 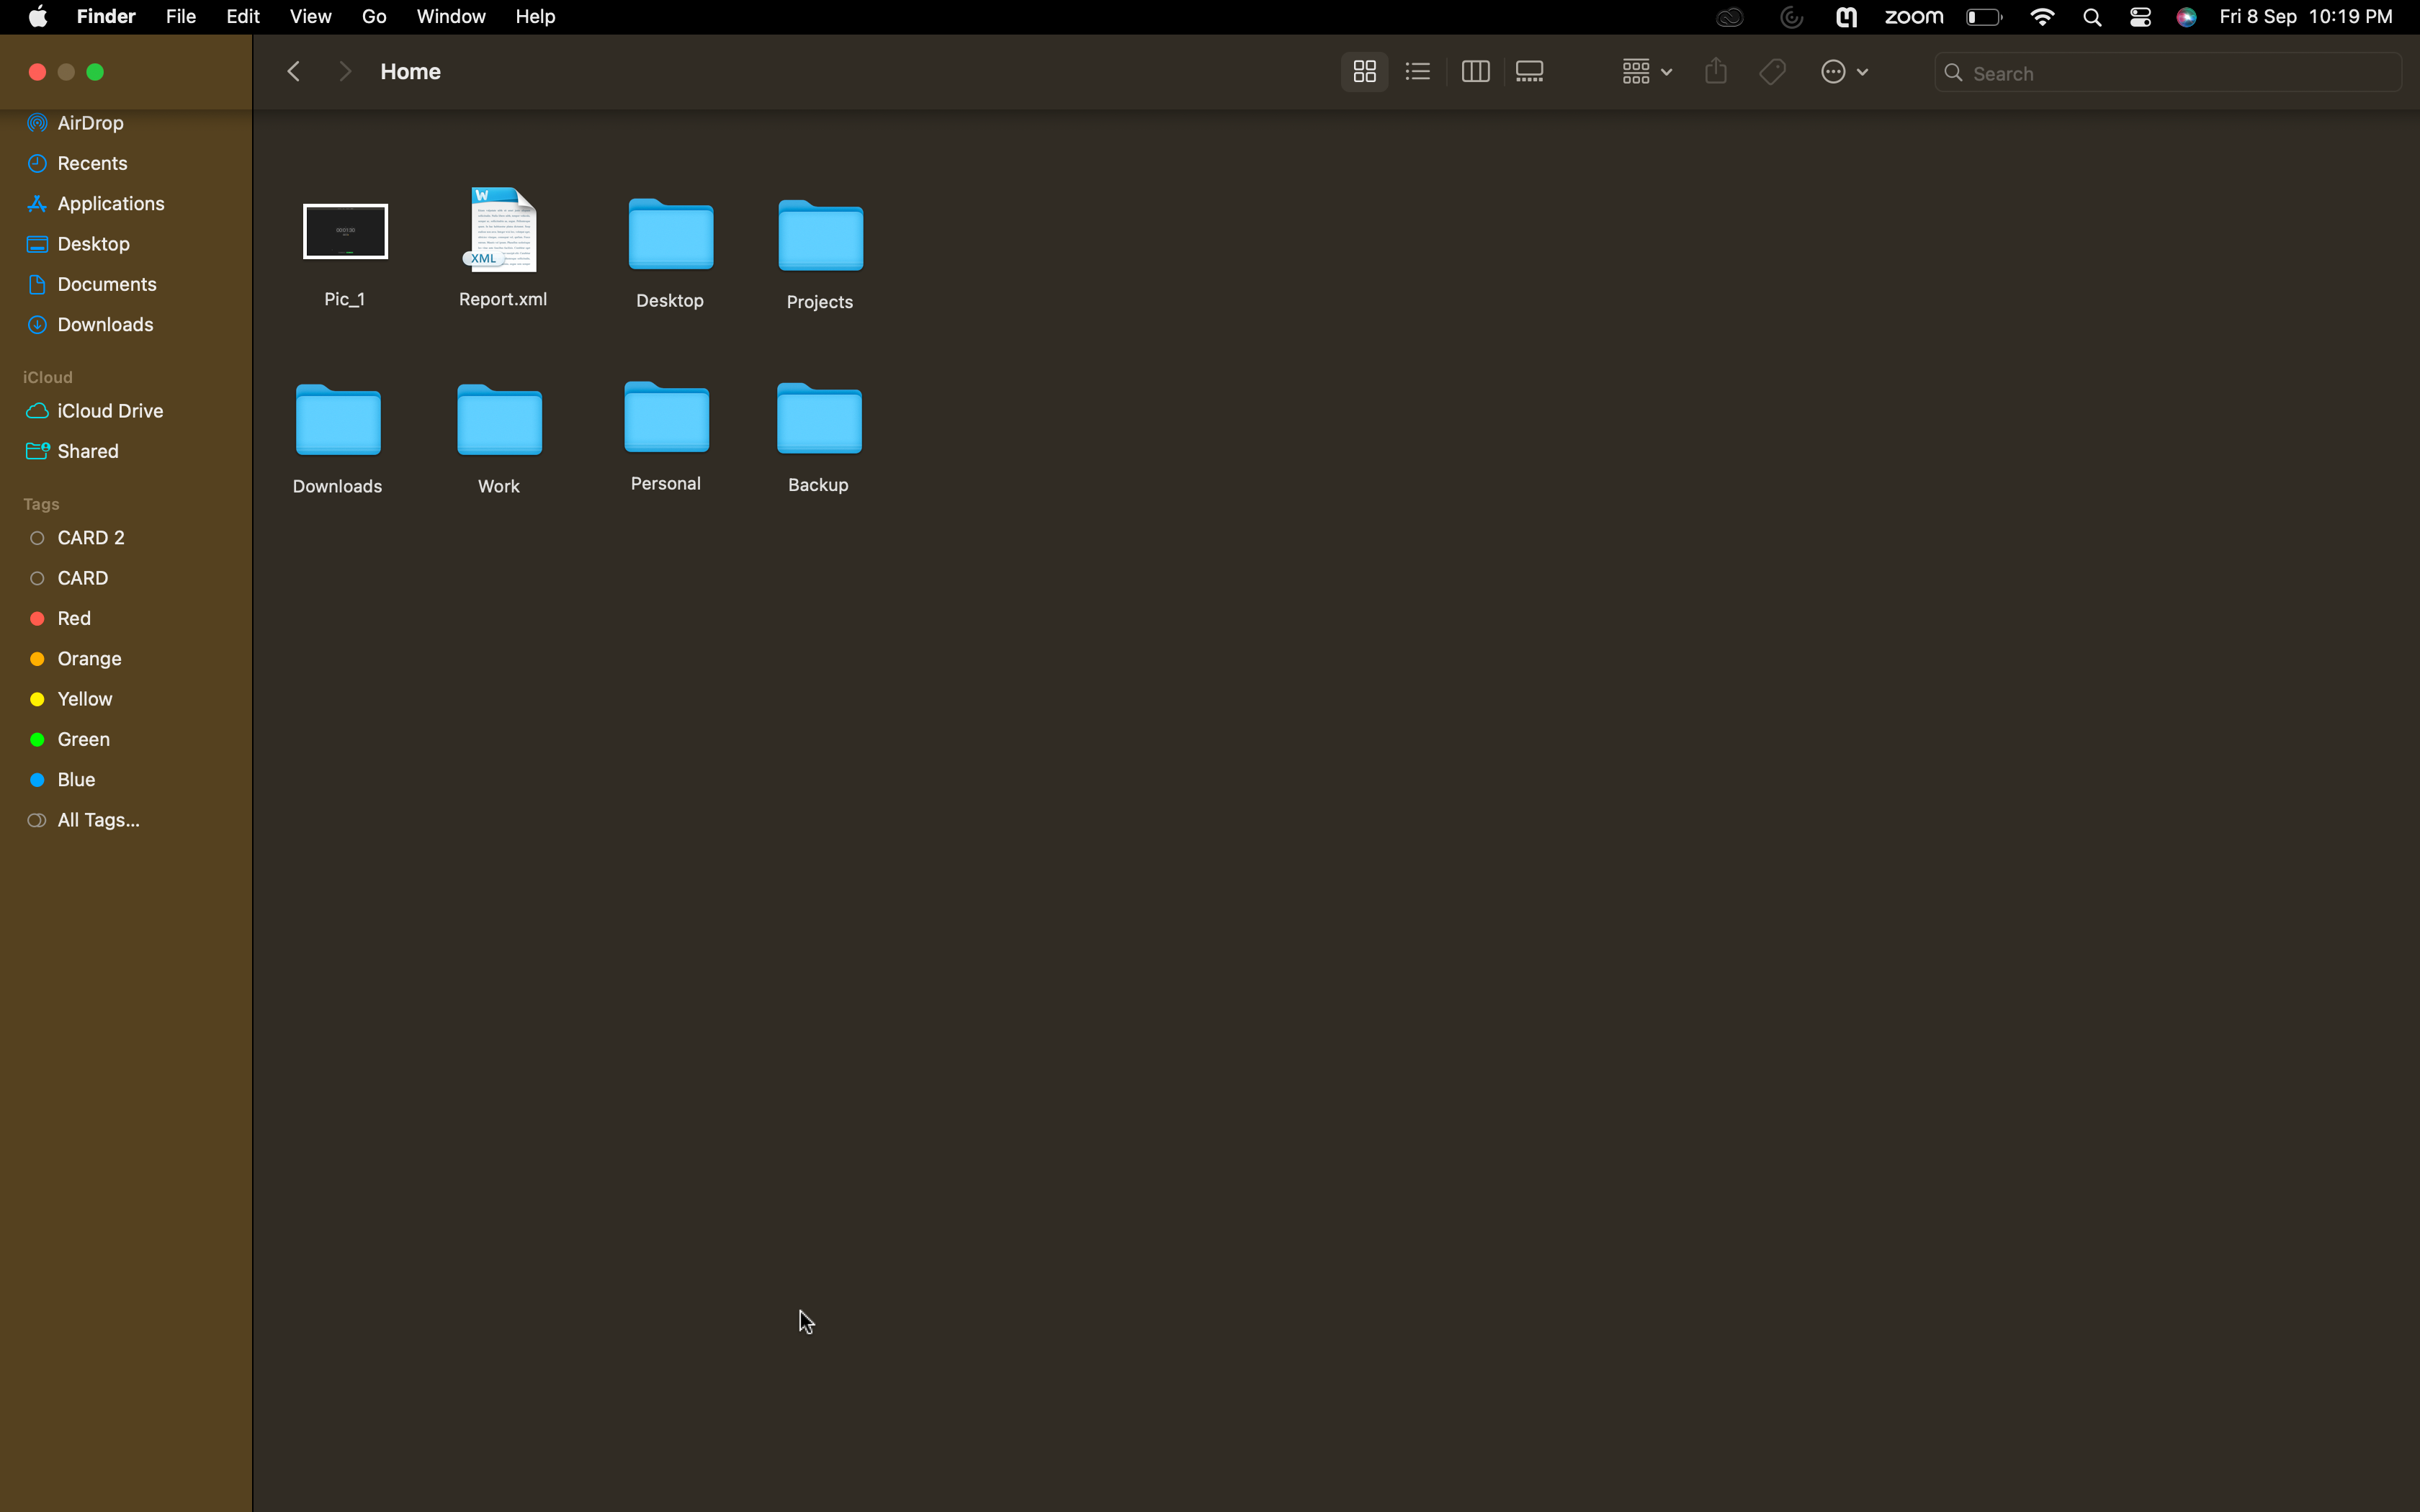 I want to click on the "documents" folder and highlight all files within it, so click(x=118, y=279).